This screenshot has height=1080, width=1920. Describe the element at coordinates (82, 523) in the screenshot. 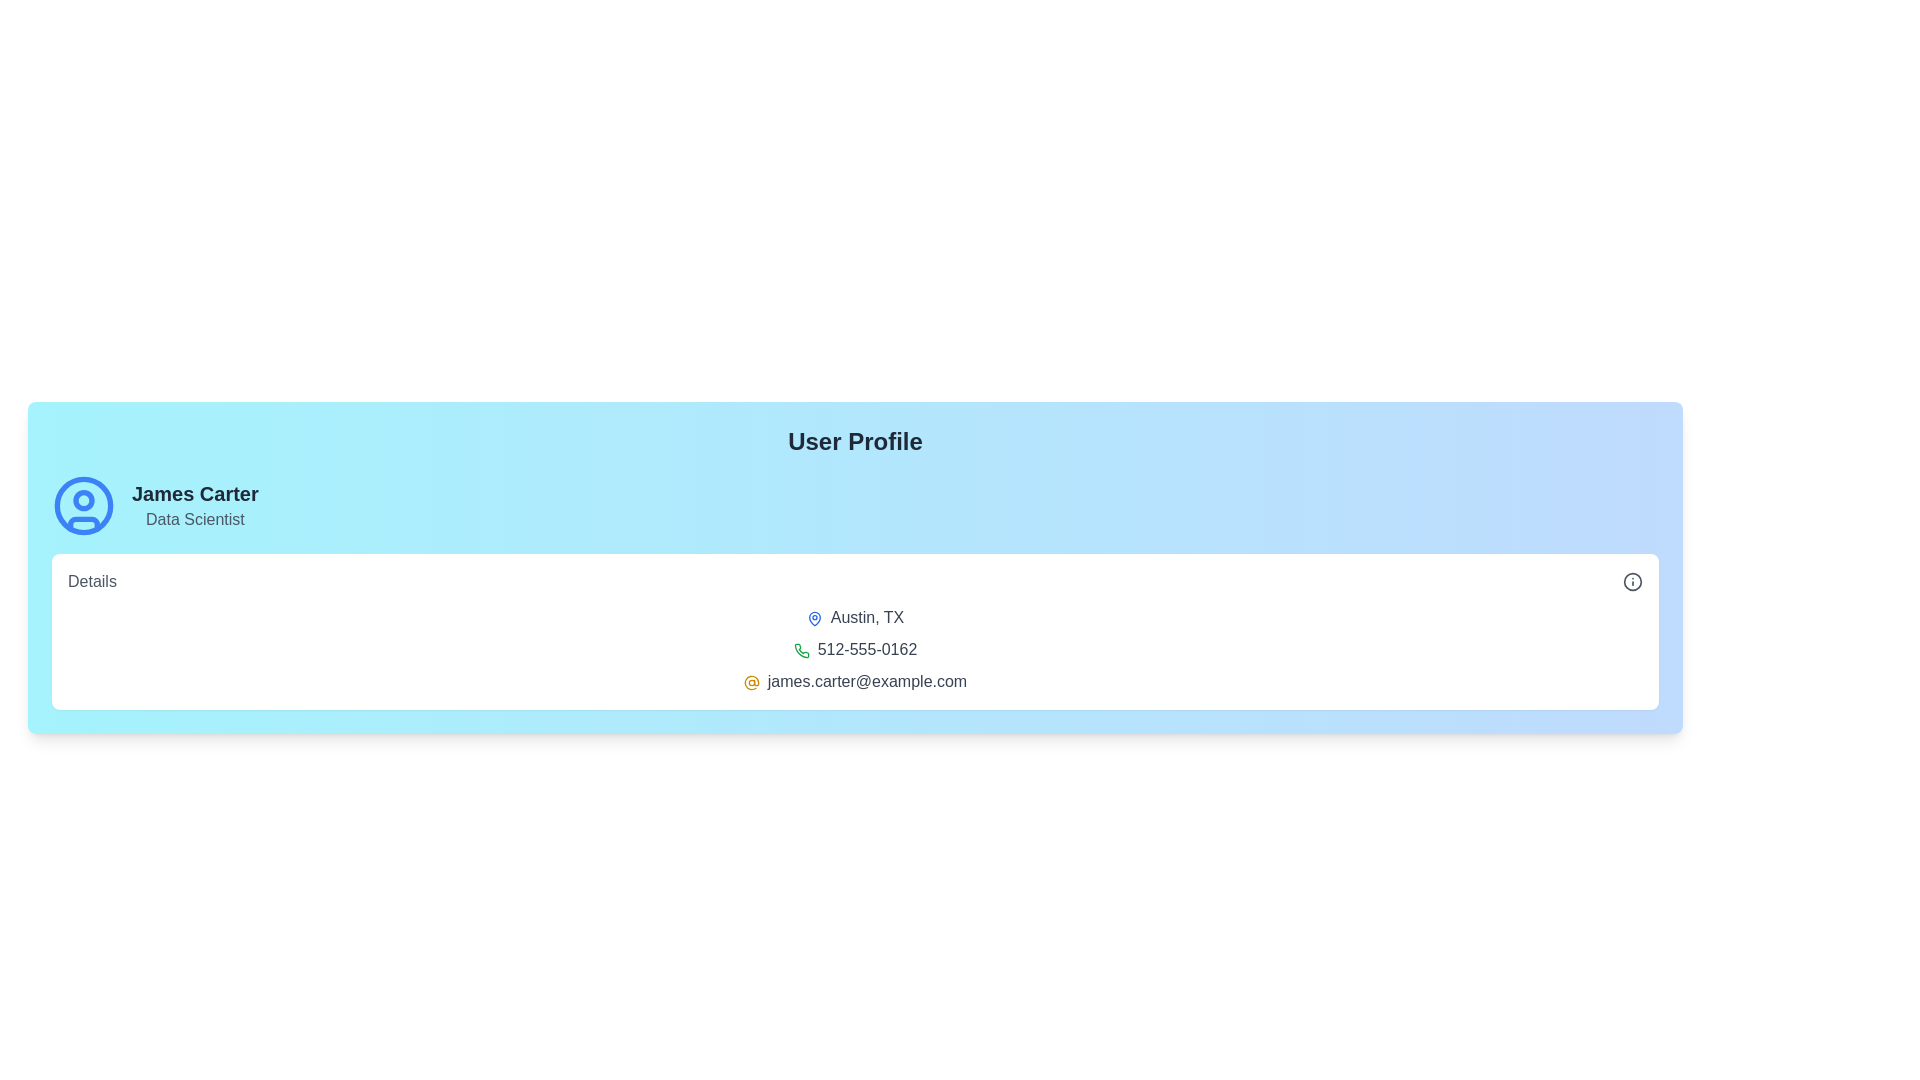

I see `the decorative semi-circular arc within the user avatar icon, which is located in the lower part of the circular avatar, beneath the smaller inner circle` at that location.